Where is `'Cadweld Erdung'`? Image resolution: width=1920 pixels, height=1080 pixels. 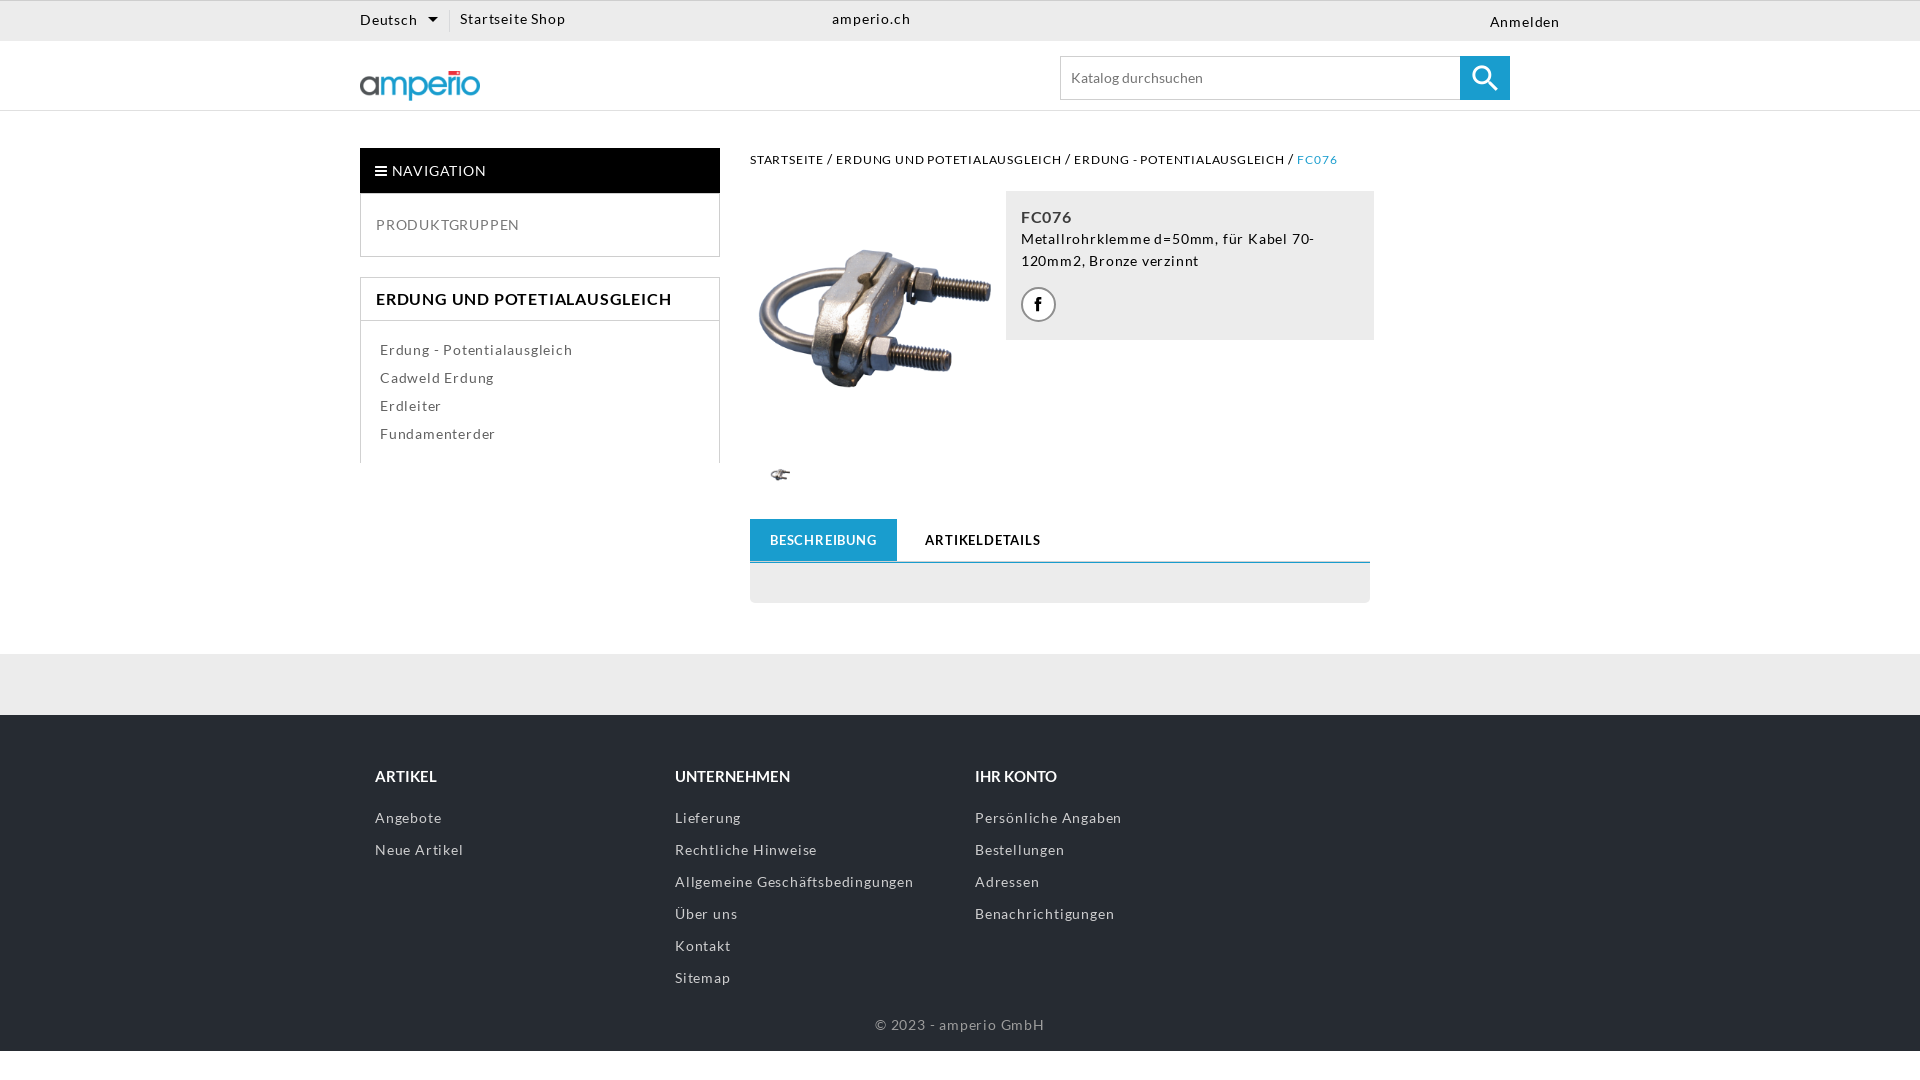
'Cadweld Erdung' is located at coordinates (435, 378).